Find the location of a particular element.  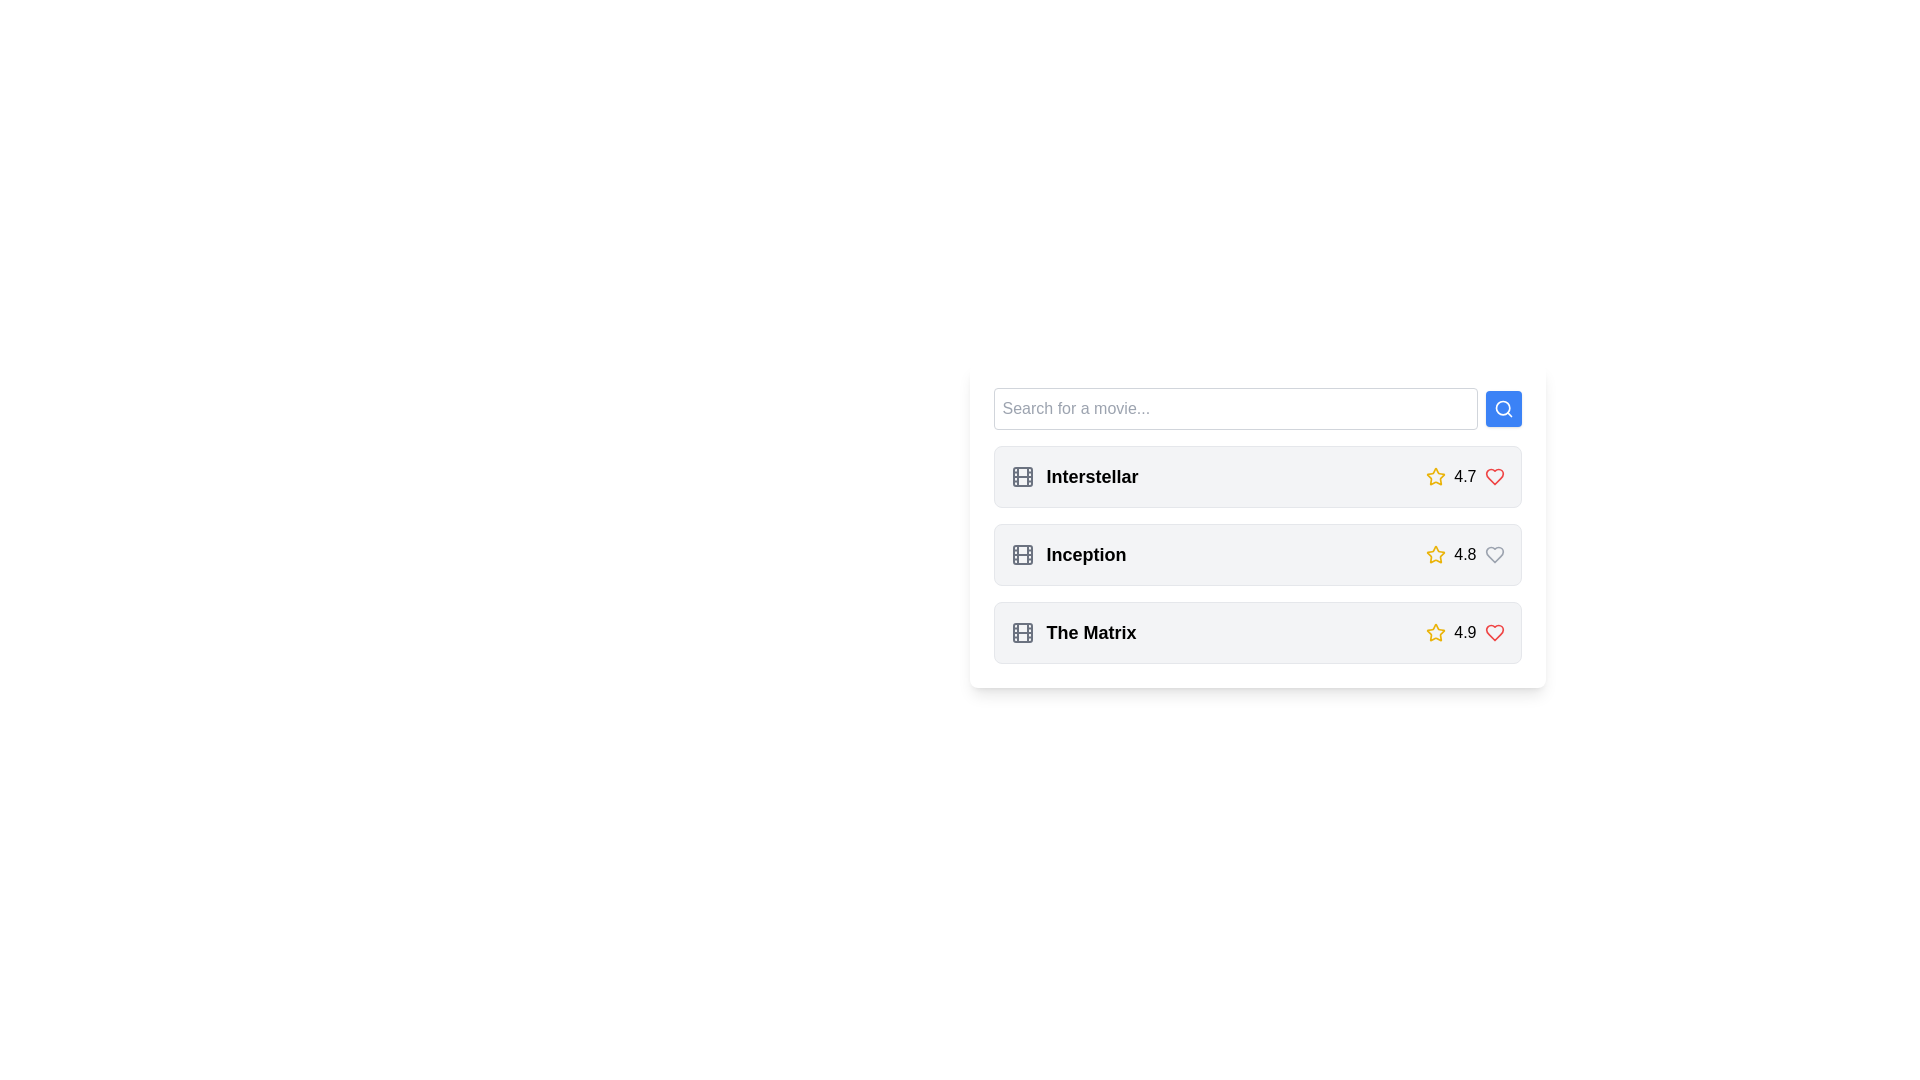

the film icon located to the left of the movie title 'The Matrix' in the list of movie options is located at coordinates (1022, 632).